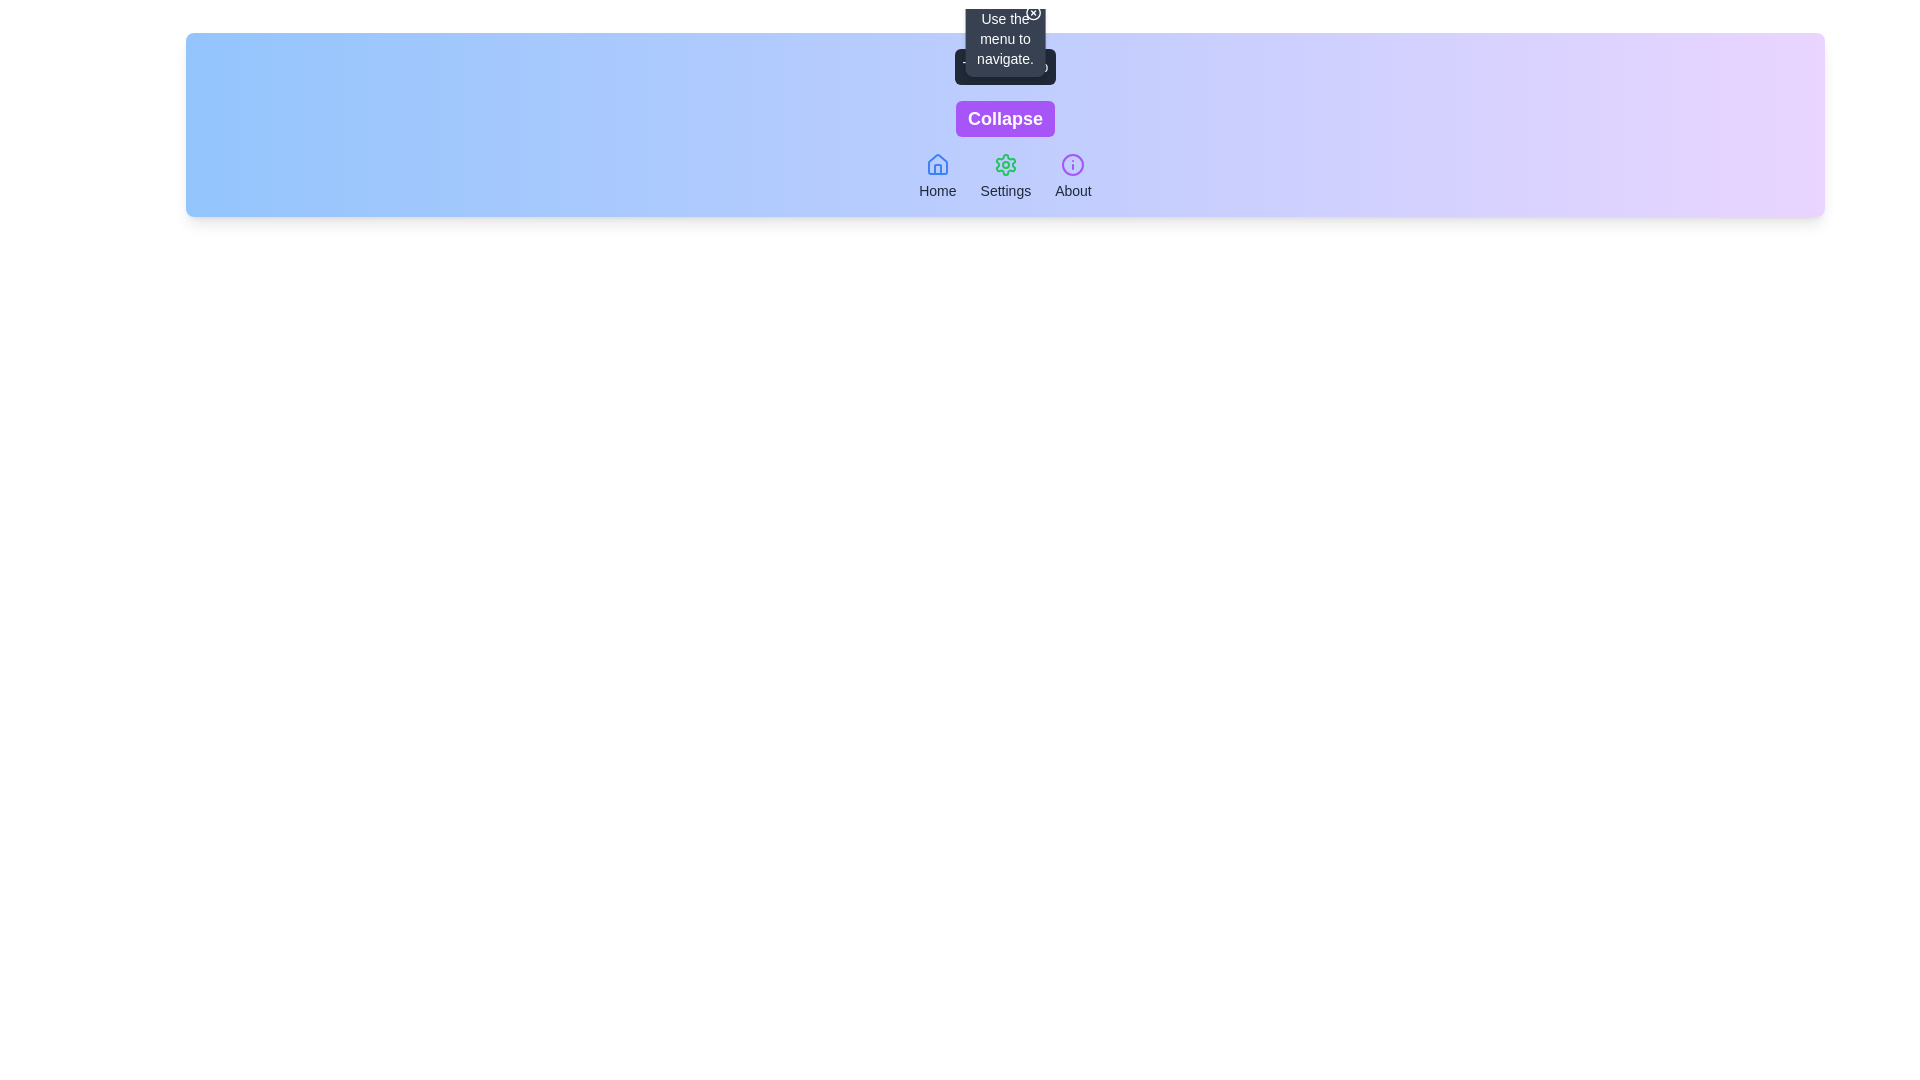 Image resolution: width=1920 pixels, height=1080 pixels. Describe the element at coordinates (936, 163) in the screenshot. I see `the blue house icon, which has a simplified outline with a triangular top and rectangular bottom, located in the upper section of the navigation interface` at that location.